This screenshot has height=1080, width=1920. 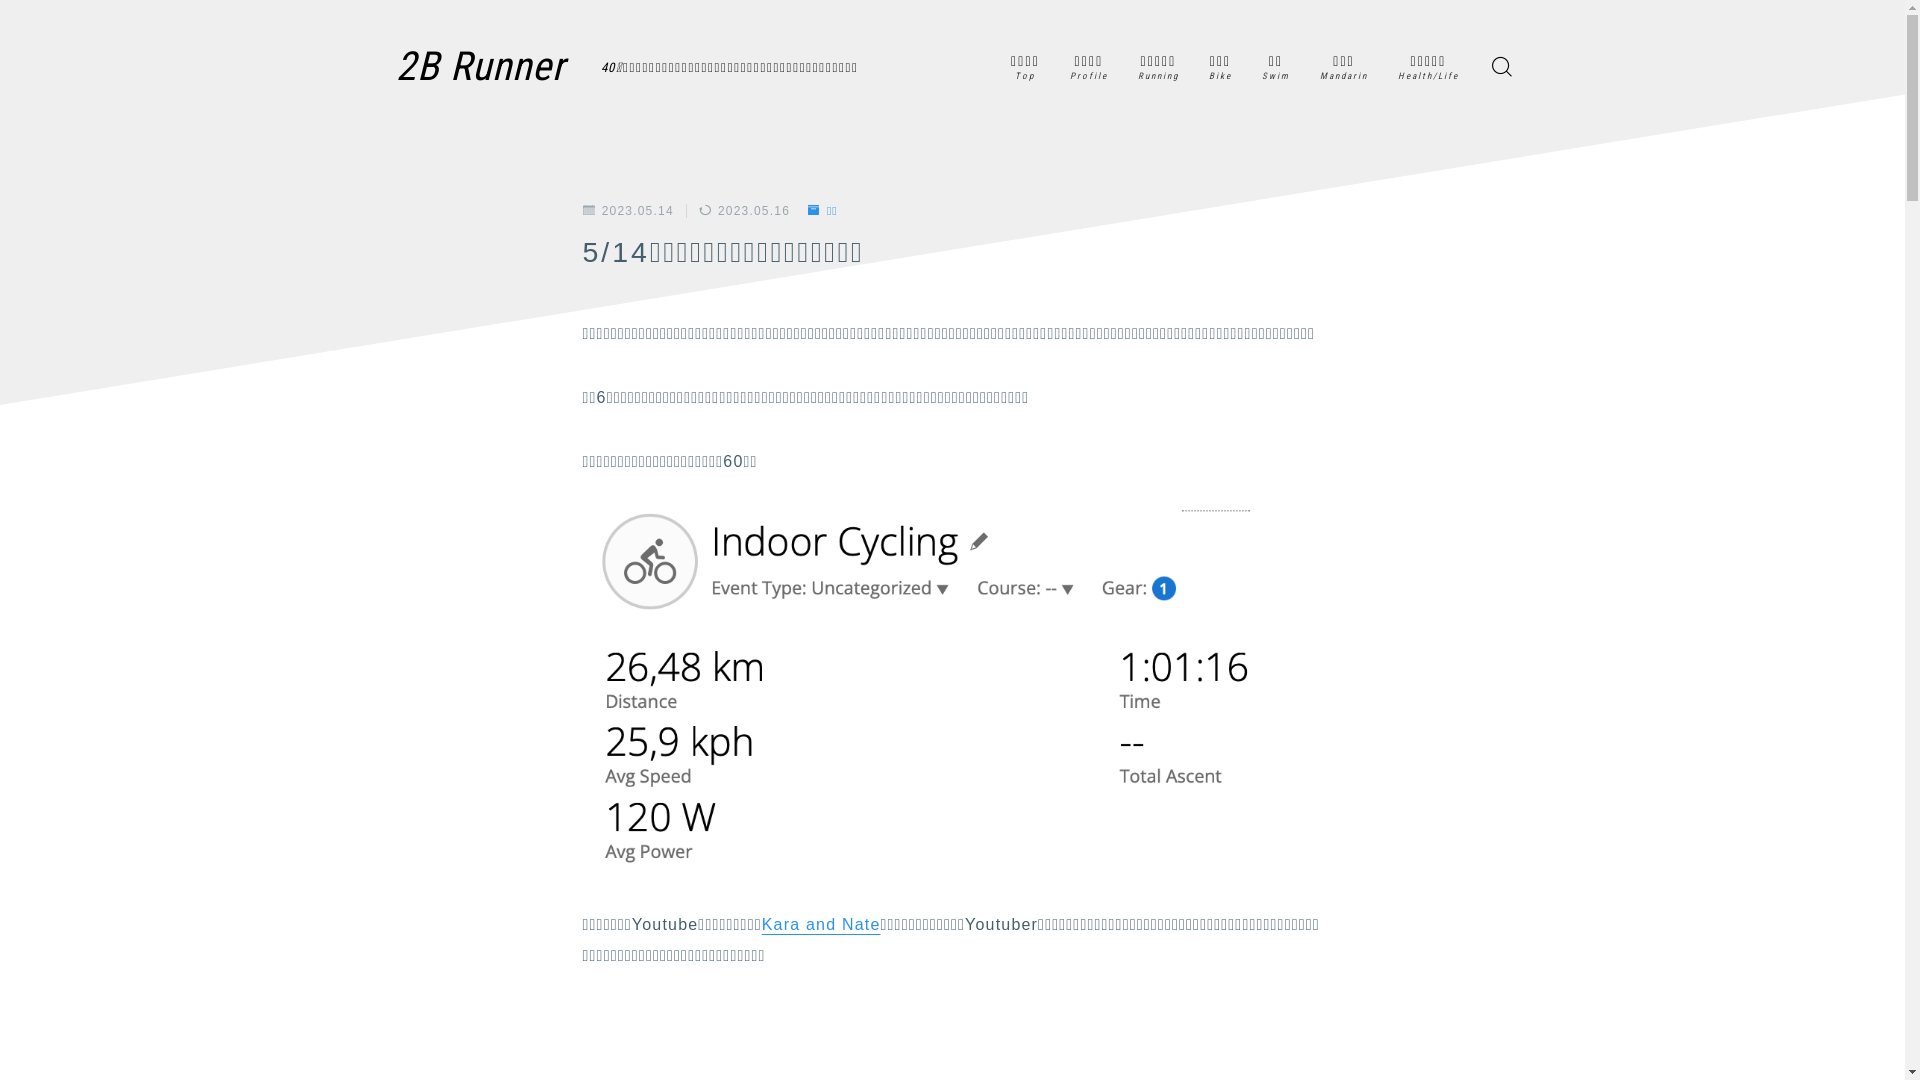 What do you see at coordinates (761, 924) in the screenshot?
I see `'Kara and Nate'` at bounding box center [761, 924].